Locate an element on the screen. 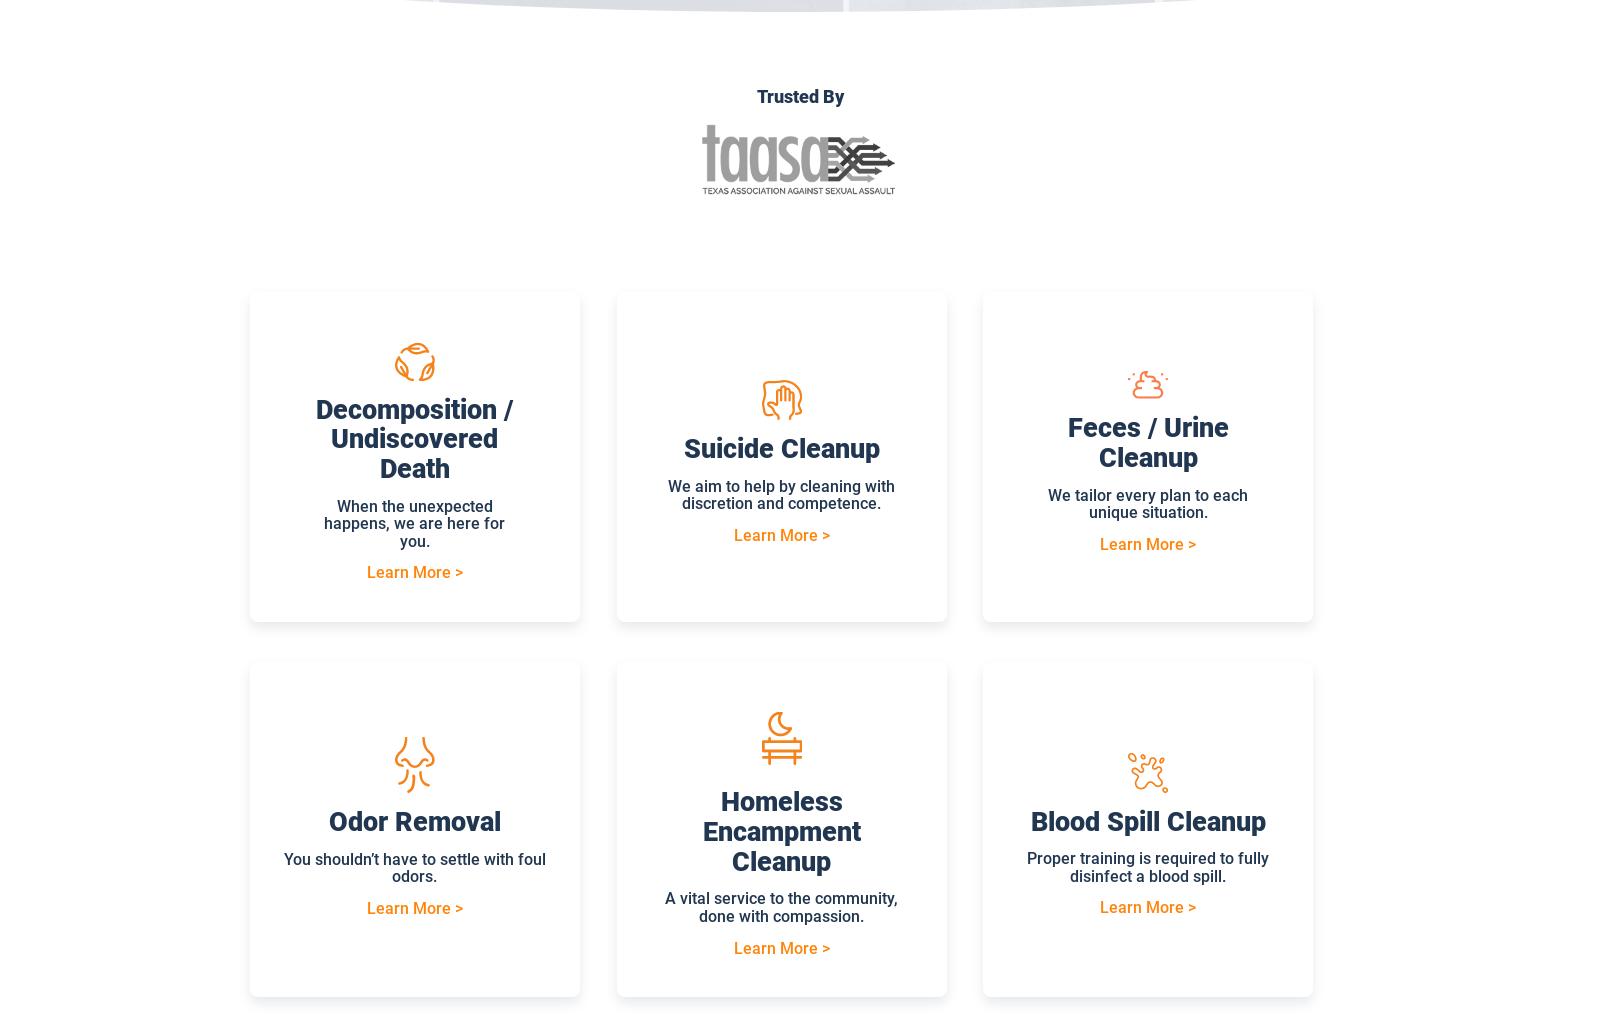  'When the unexpected happens, we are here for you.' is located at coordinates (413, 522).